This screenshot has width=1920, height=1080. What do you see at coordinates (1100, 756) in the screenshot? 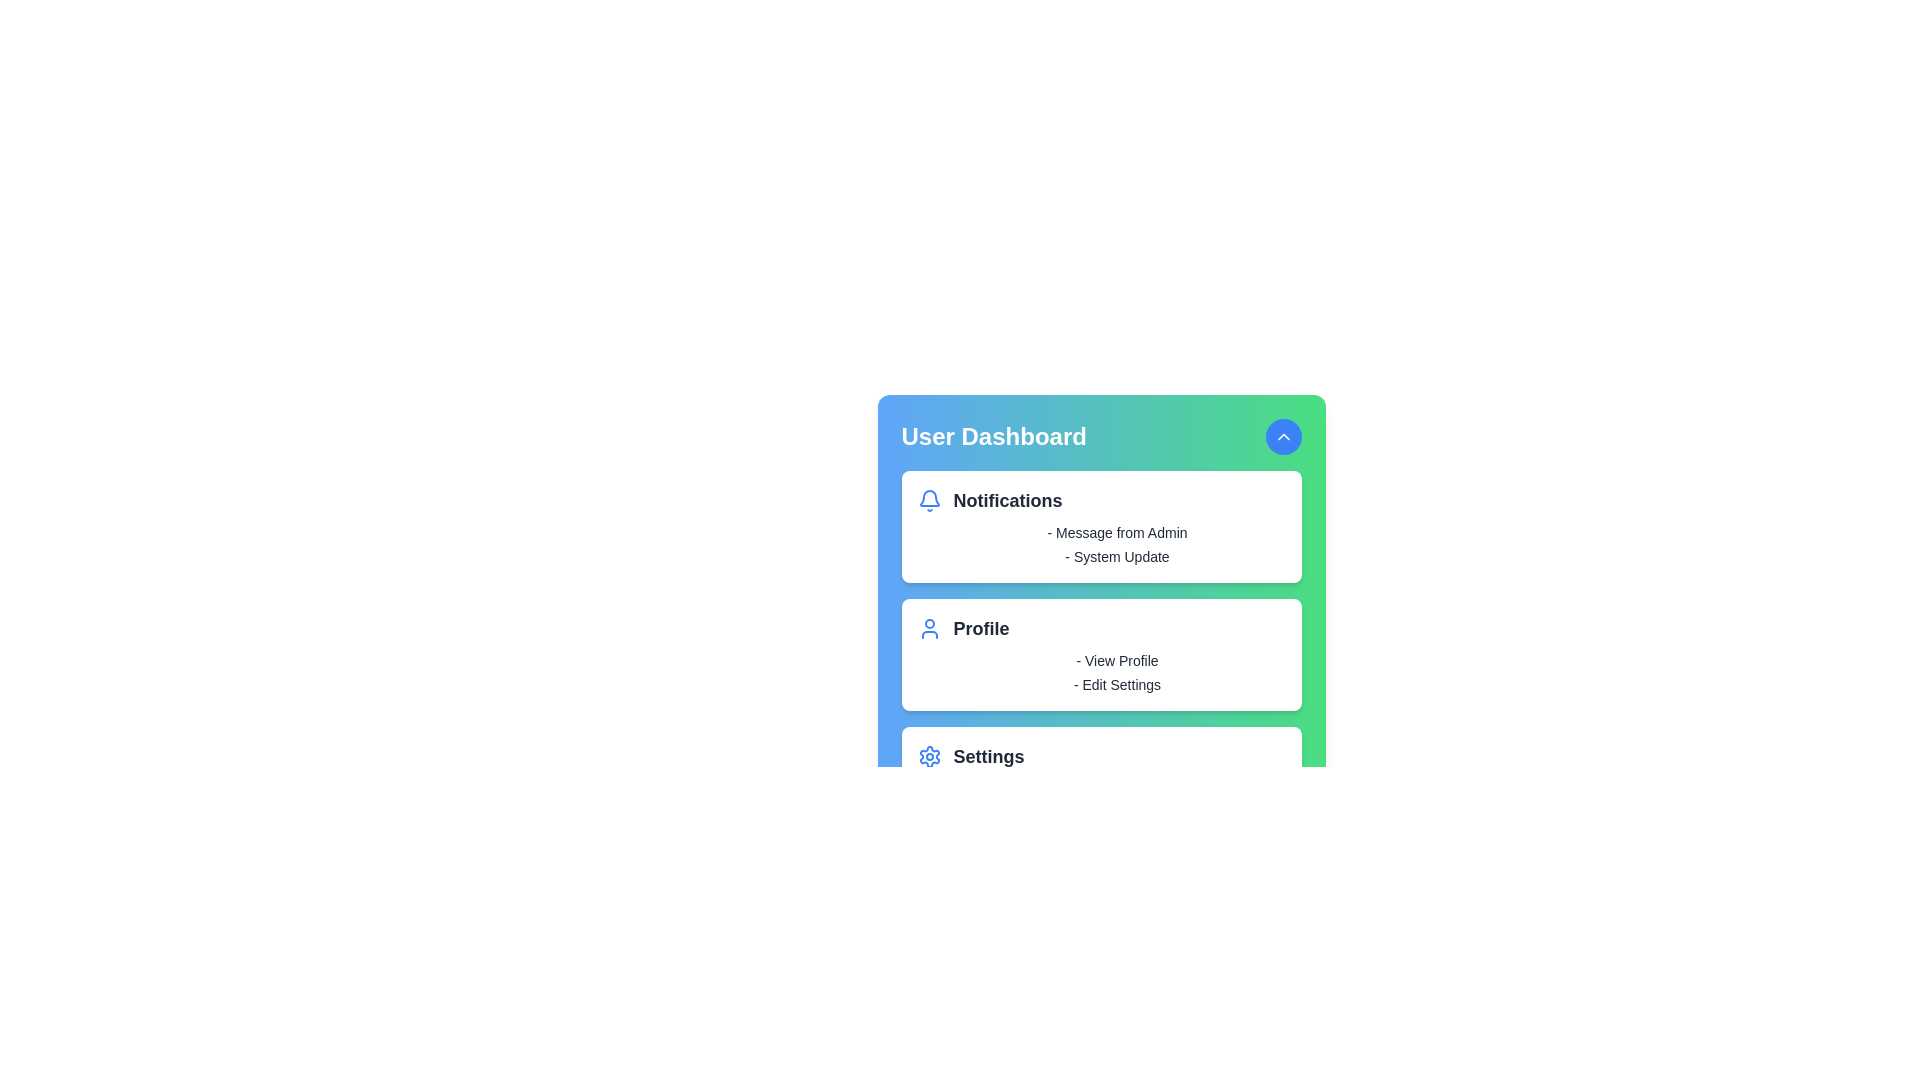
I see `the header of the section Settings to expand or collapse its details` at bounding box center [1100, 756].